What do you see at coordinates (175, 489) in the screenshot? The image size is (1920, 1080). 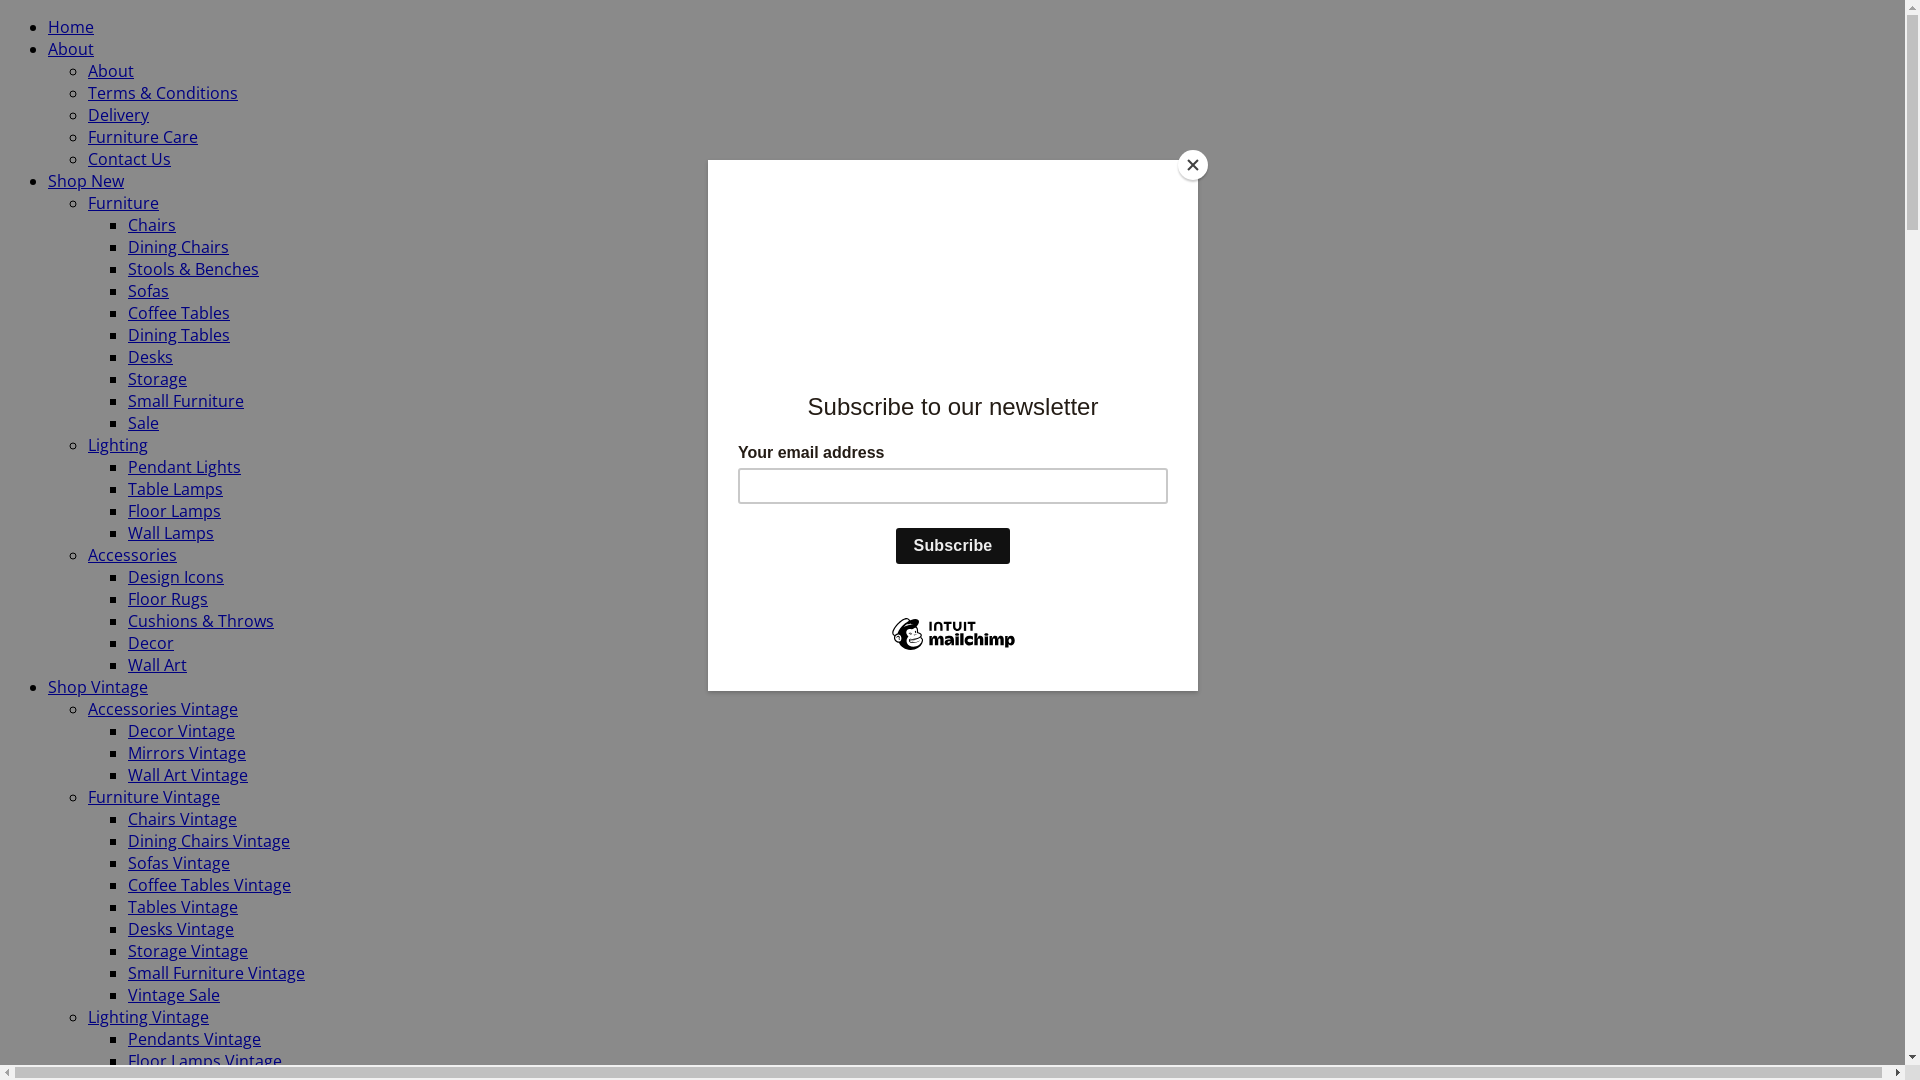 I see `'Table Lamps'` at bounding box center [175, 489].